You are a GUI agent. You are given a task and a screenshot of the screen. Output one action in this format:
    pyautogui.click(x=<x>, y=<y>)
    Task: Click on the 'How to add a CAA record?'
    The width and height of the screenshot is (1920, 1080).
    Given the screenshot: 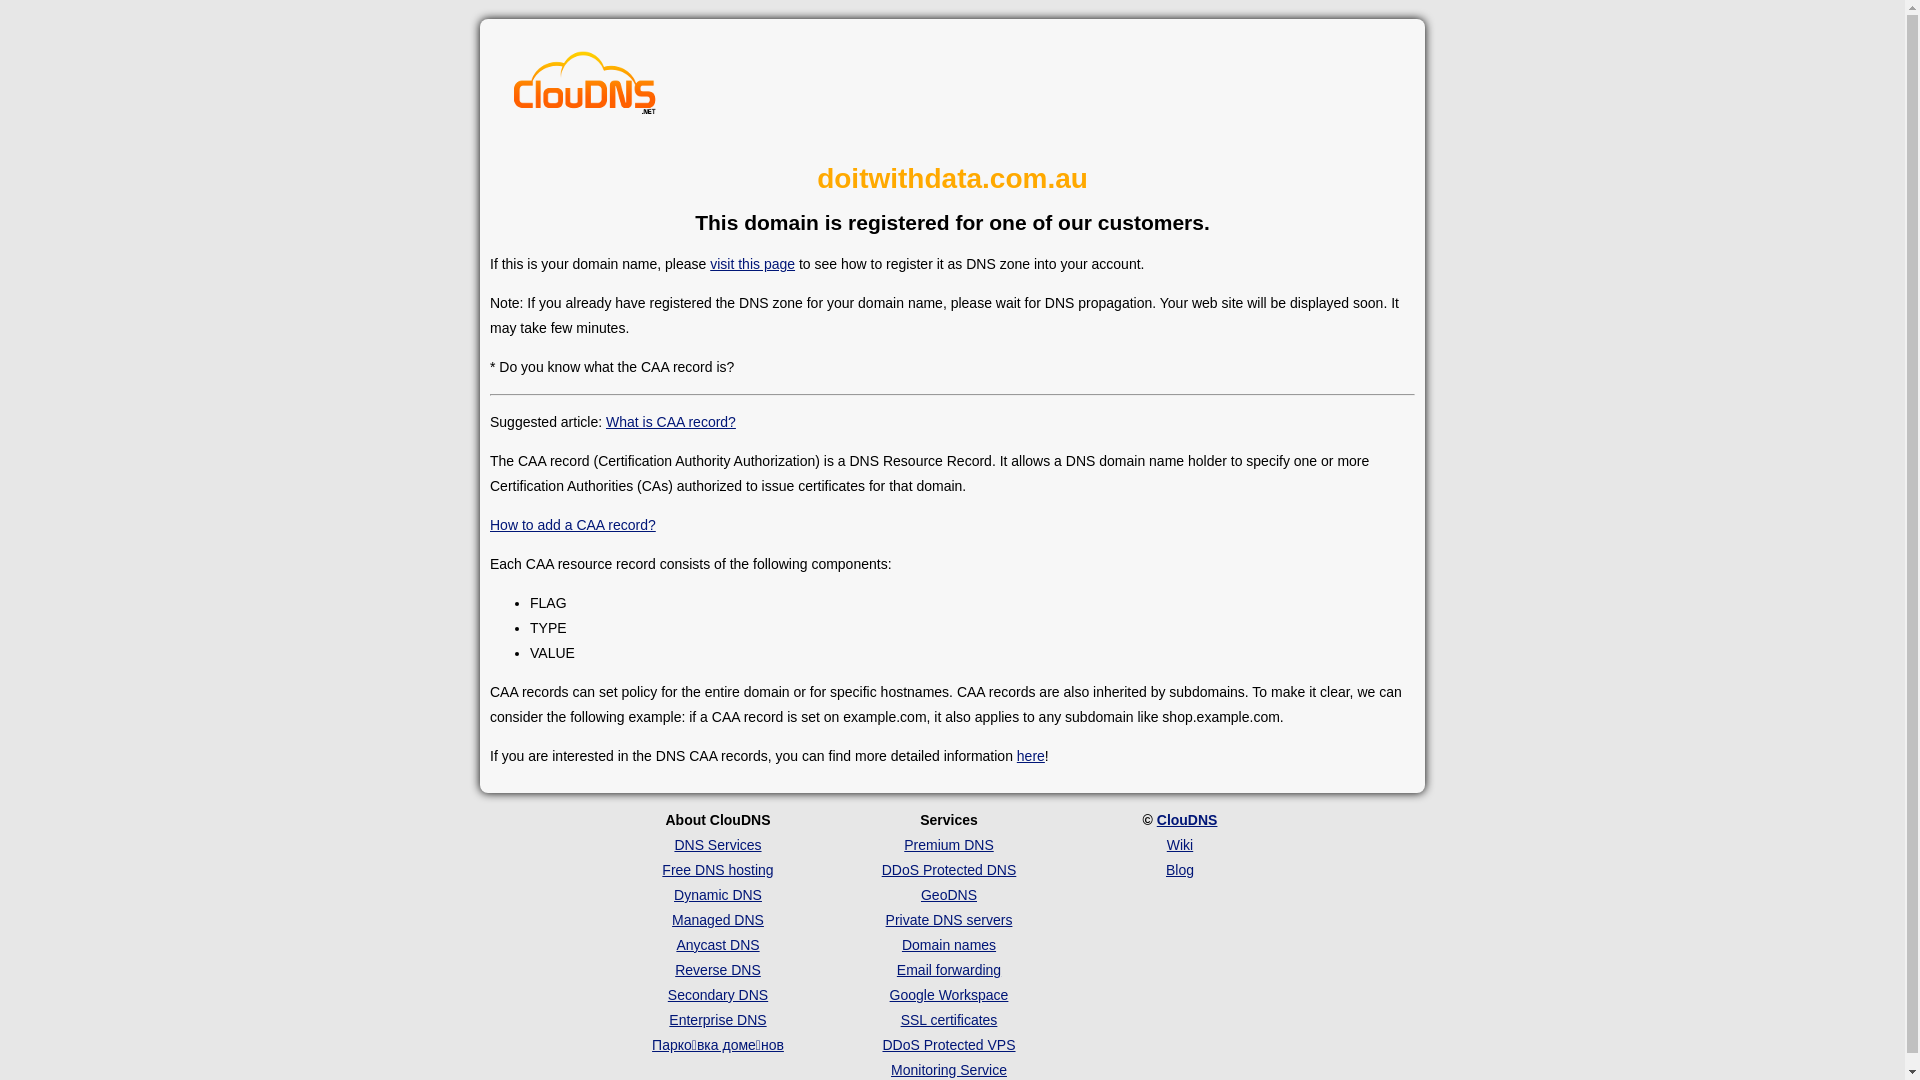 What is the action you would take?
    pyautogui.click(x=571, y=523)
    